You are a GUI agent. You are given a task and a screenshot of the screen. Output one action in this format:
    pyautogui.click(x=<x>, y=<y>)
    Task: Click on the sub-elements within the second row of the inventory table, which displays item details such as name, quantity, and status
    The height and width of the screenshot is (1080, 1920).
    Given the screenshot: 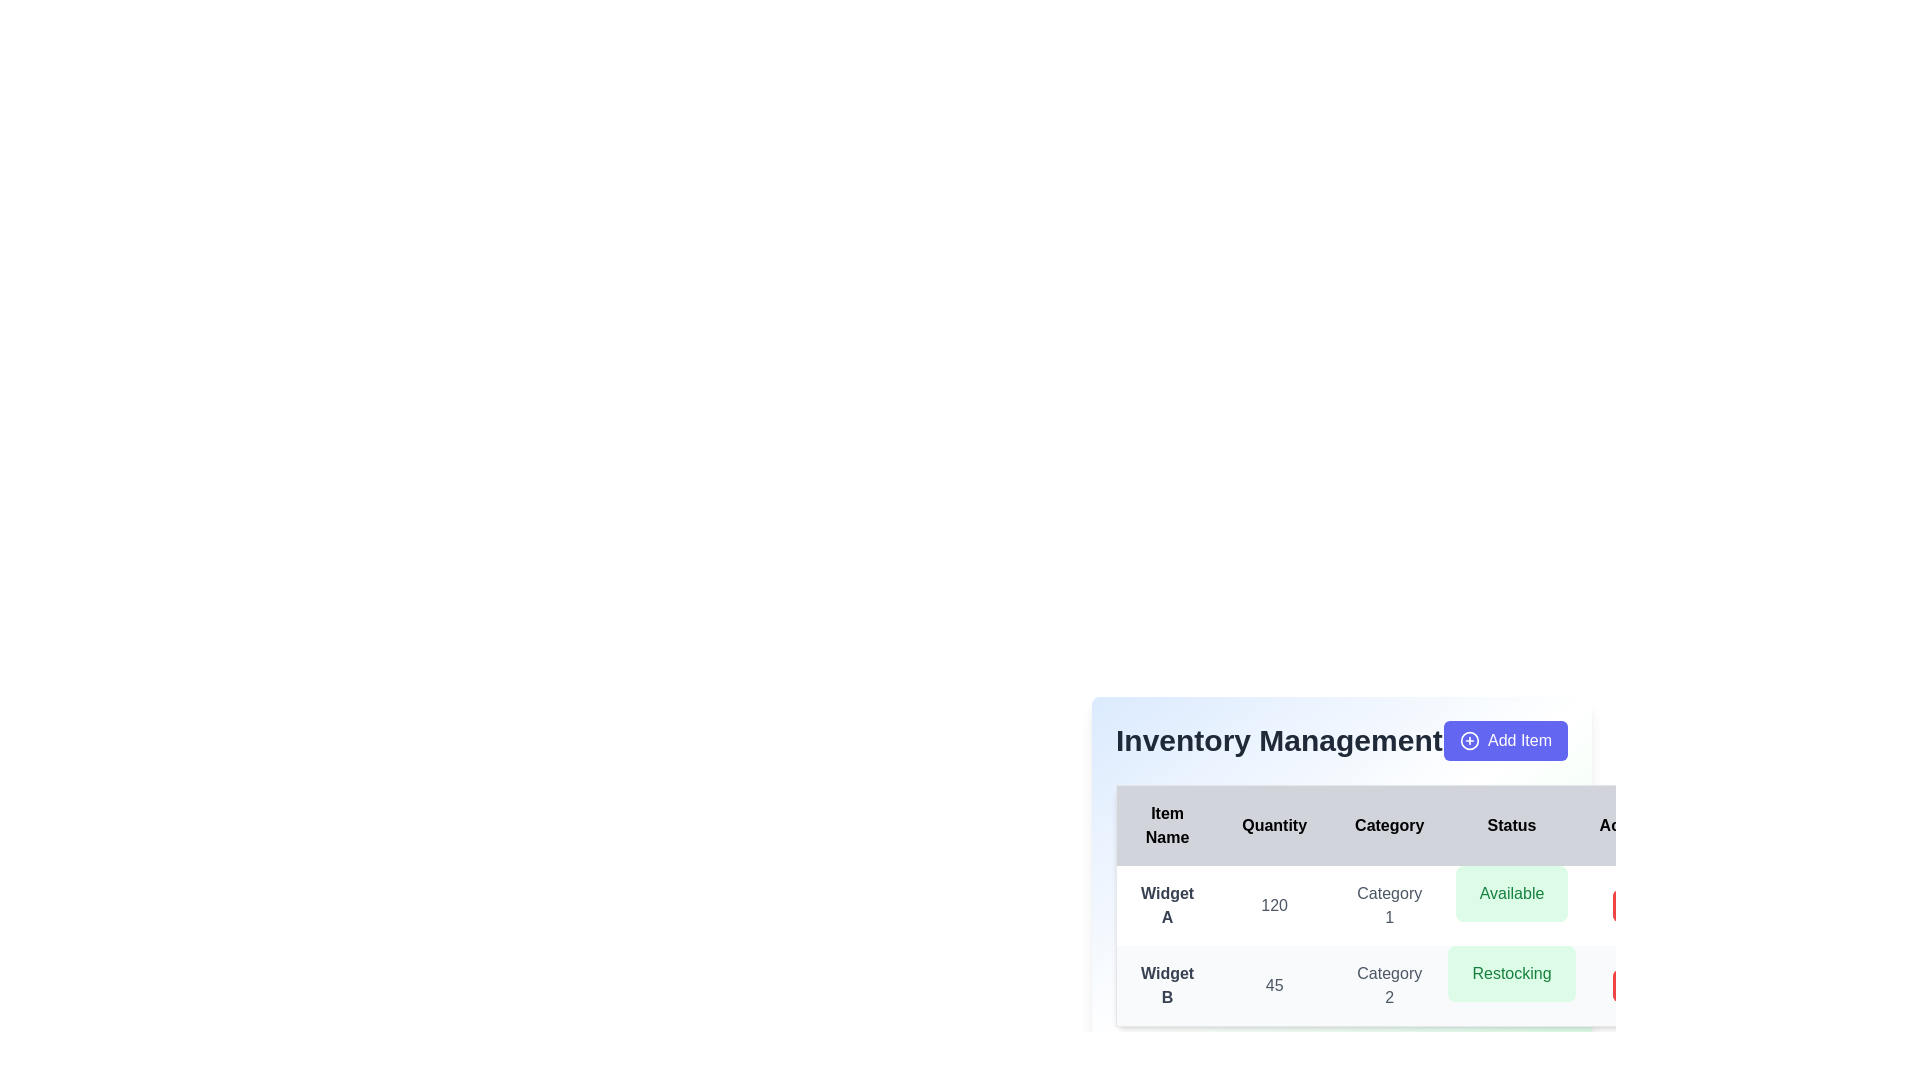 What is the action you would take?
    pyautogui.click(x=1398, y=945)
    